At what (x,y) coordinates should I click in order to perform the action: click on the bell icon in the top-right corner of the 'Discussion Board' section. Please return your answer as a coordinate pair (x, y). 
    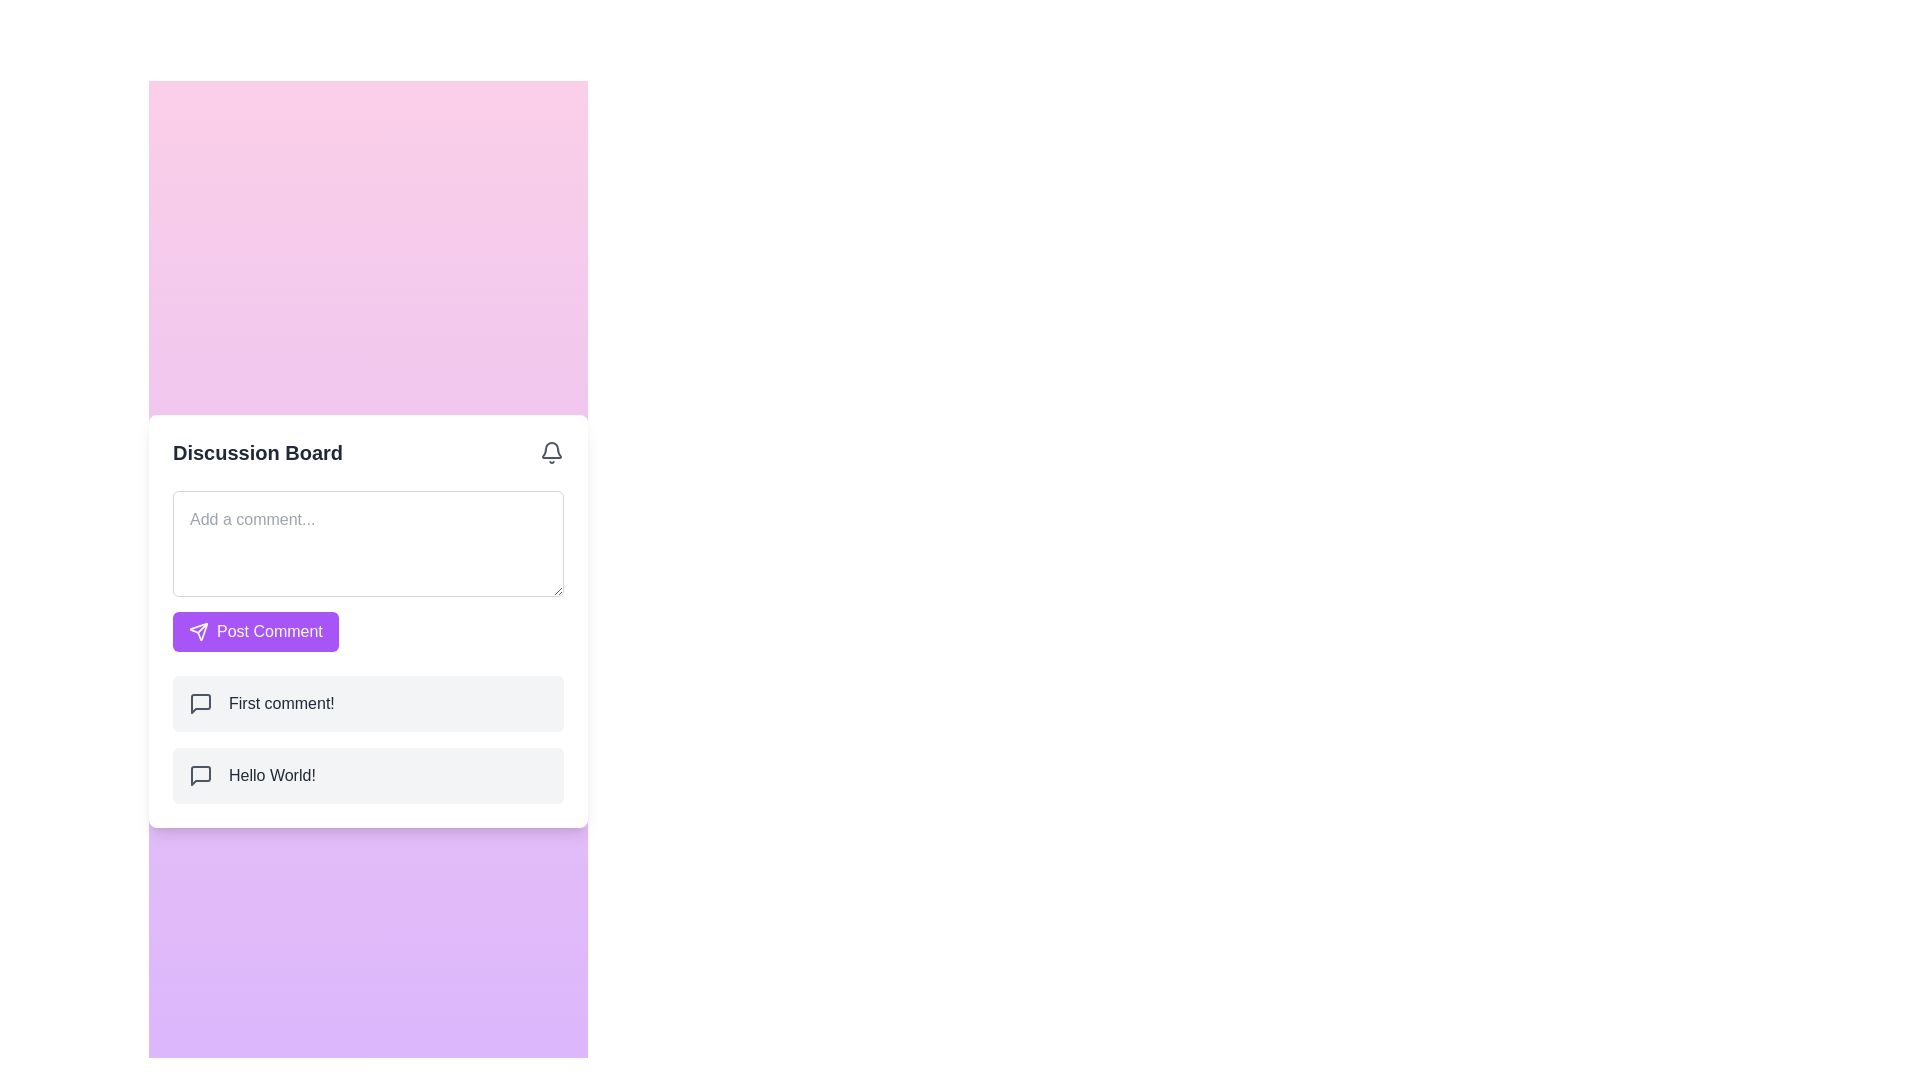
    Looking at the image, I should click on (552, 451).